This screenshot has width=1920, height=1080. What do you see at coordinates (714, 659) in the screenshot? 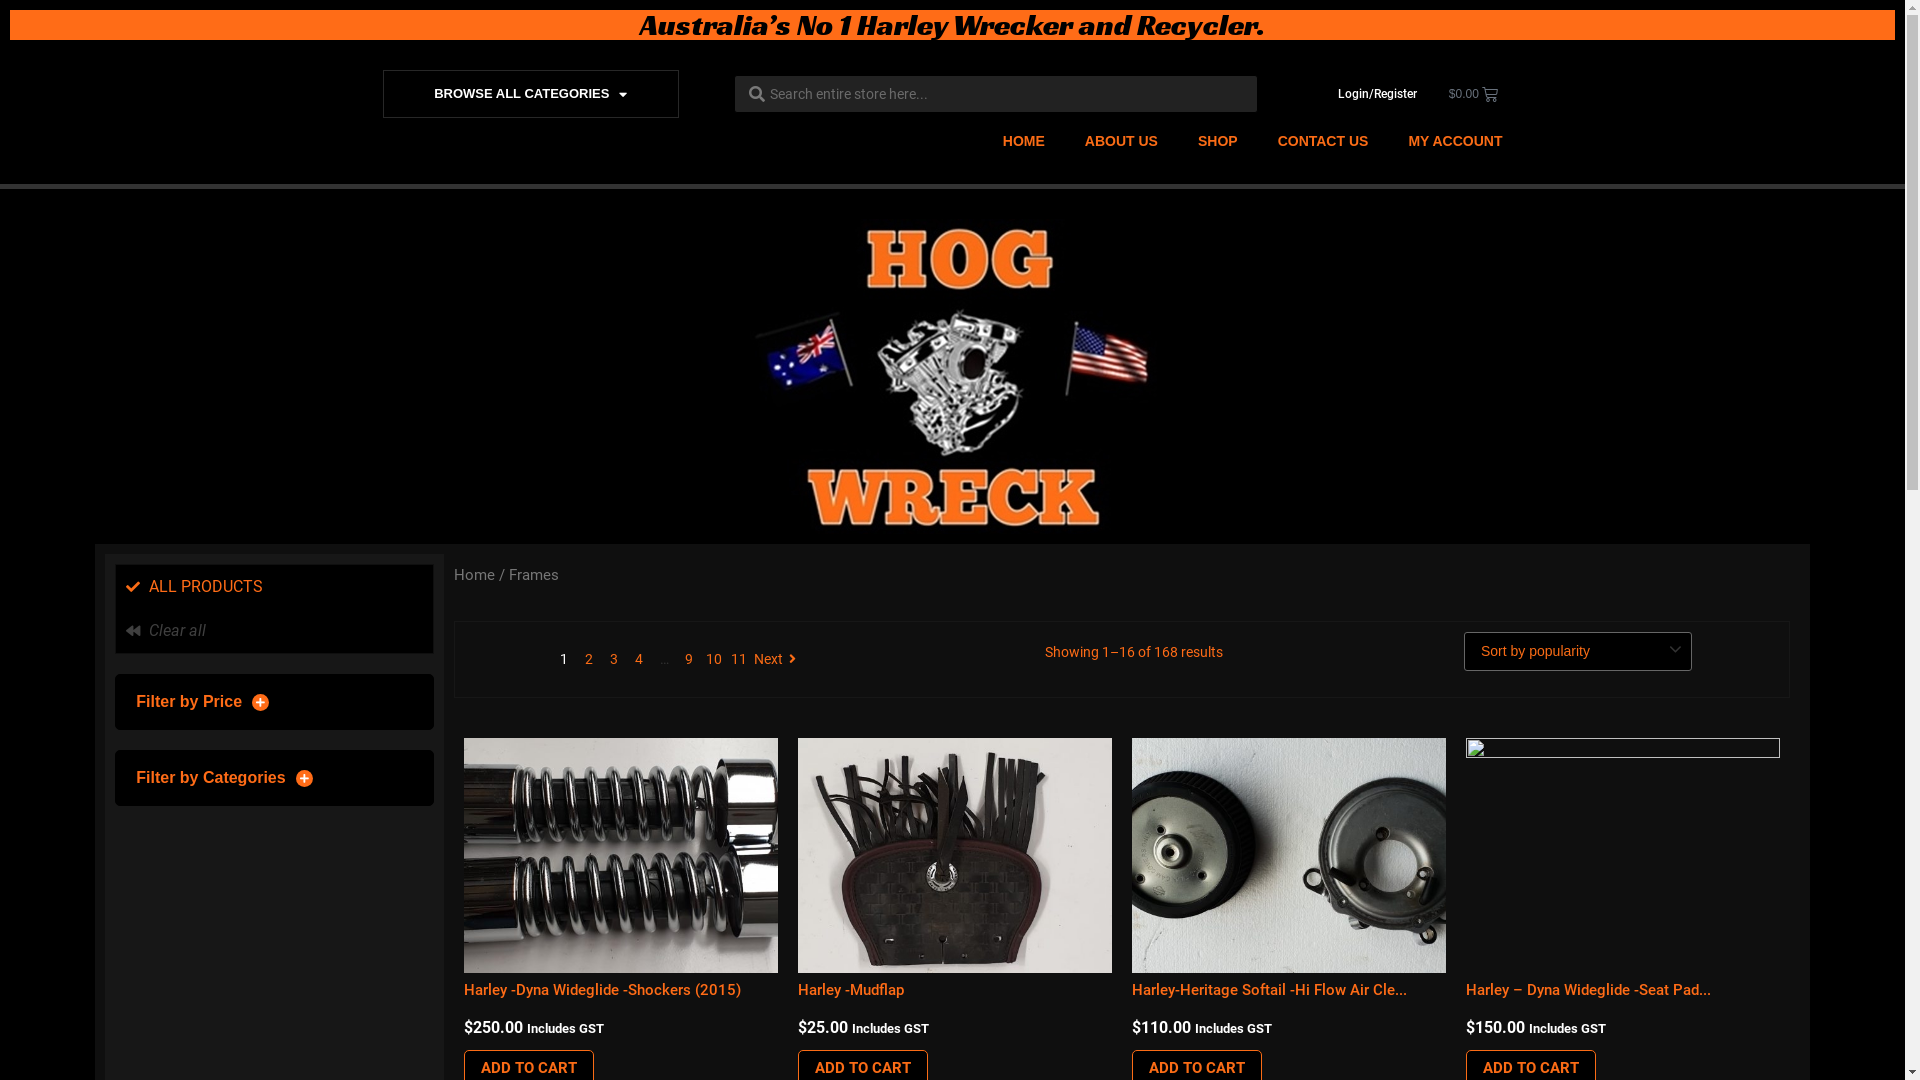
I see `'10'` at bounding box center [714, 659].